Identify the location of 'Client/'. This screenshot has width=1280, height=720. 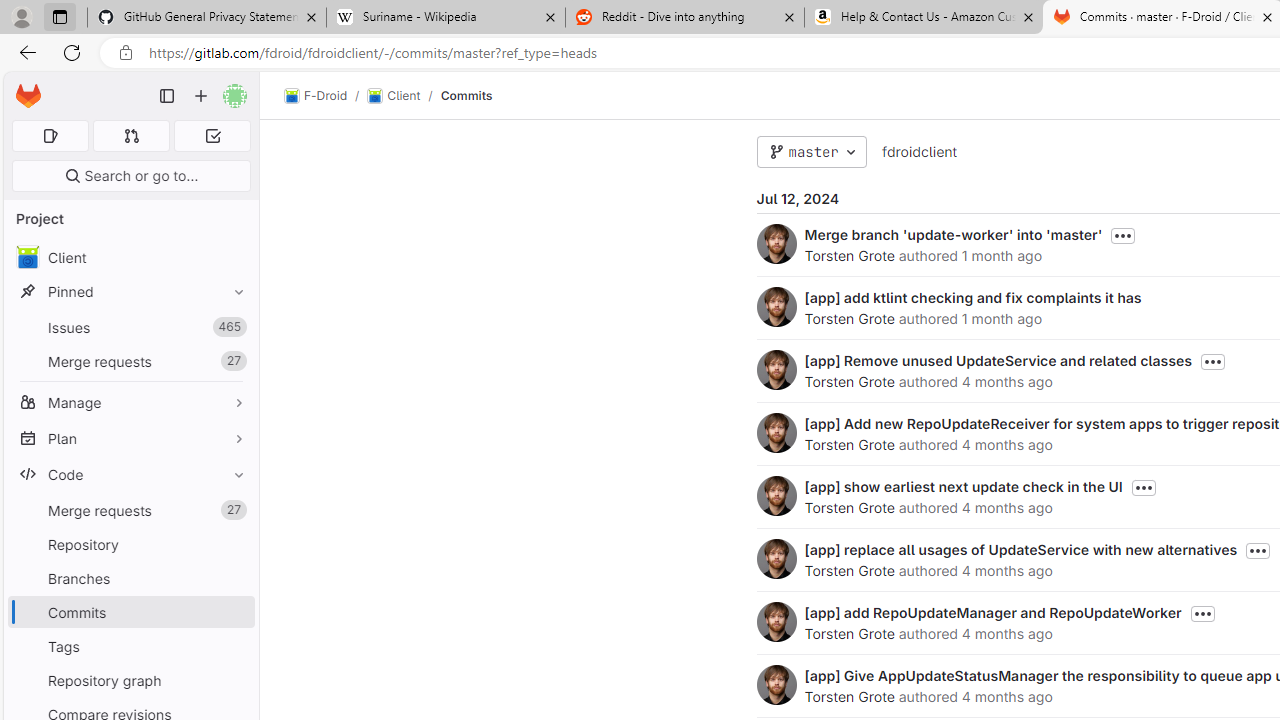
(403, 96).